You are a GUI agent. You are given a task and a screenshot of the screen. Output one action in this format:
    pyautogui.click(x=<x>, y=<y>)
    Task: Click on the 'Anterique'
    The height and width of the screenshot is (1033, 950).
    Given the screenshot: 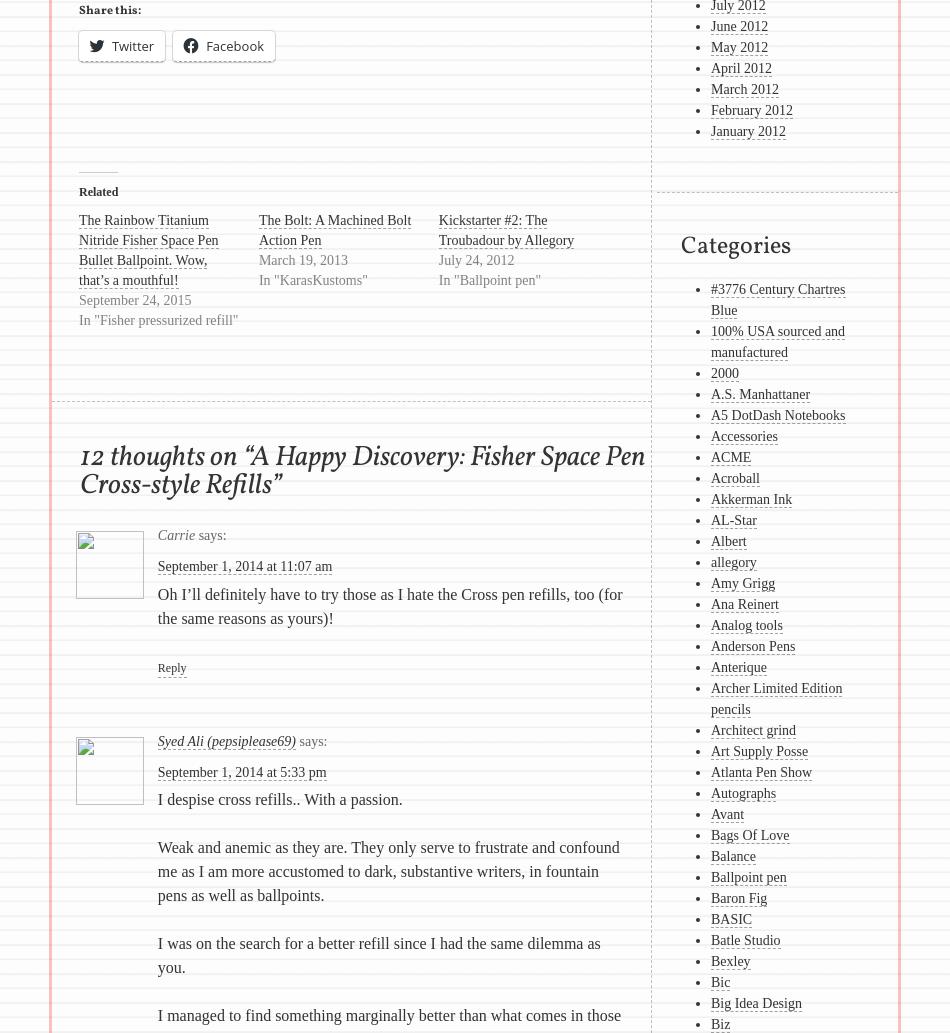 What is the action you would take?
    pyautogui.click(x=736, y=666)
    